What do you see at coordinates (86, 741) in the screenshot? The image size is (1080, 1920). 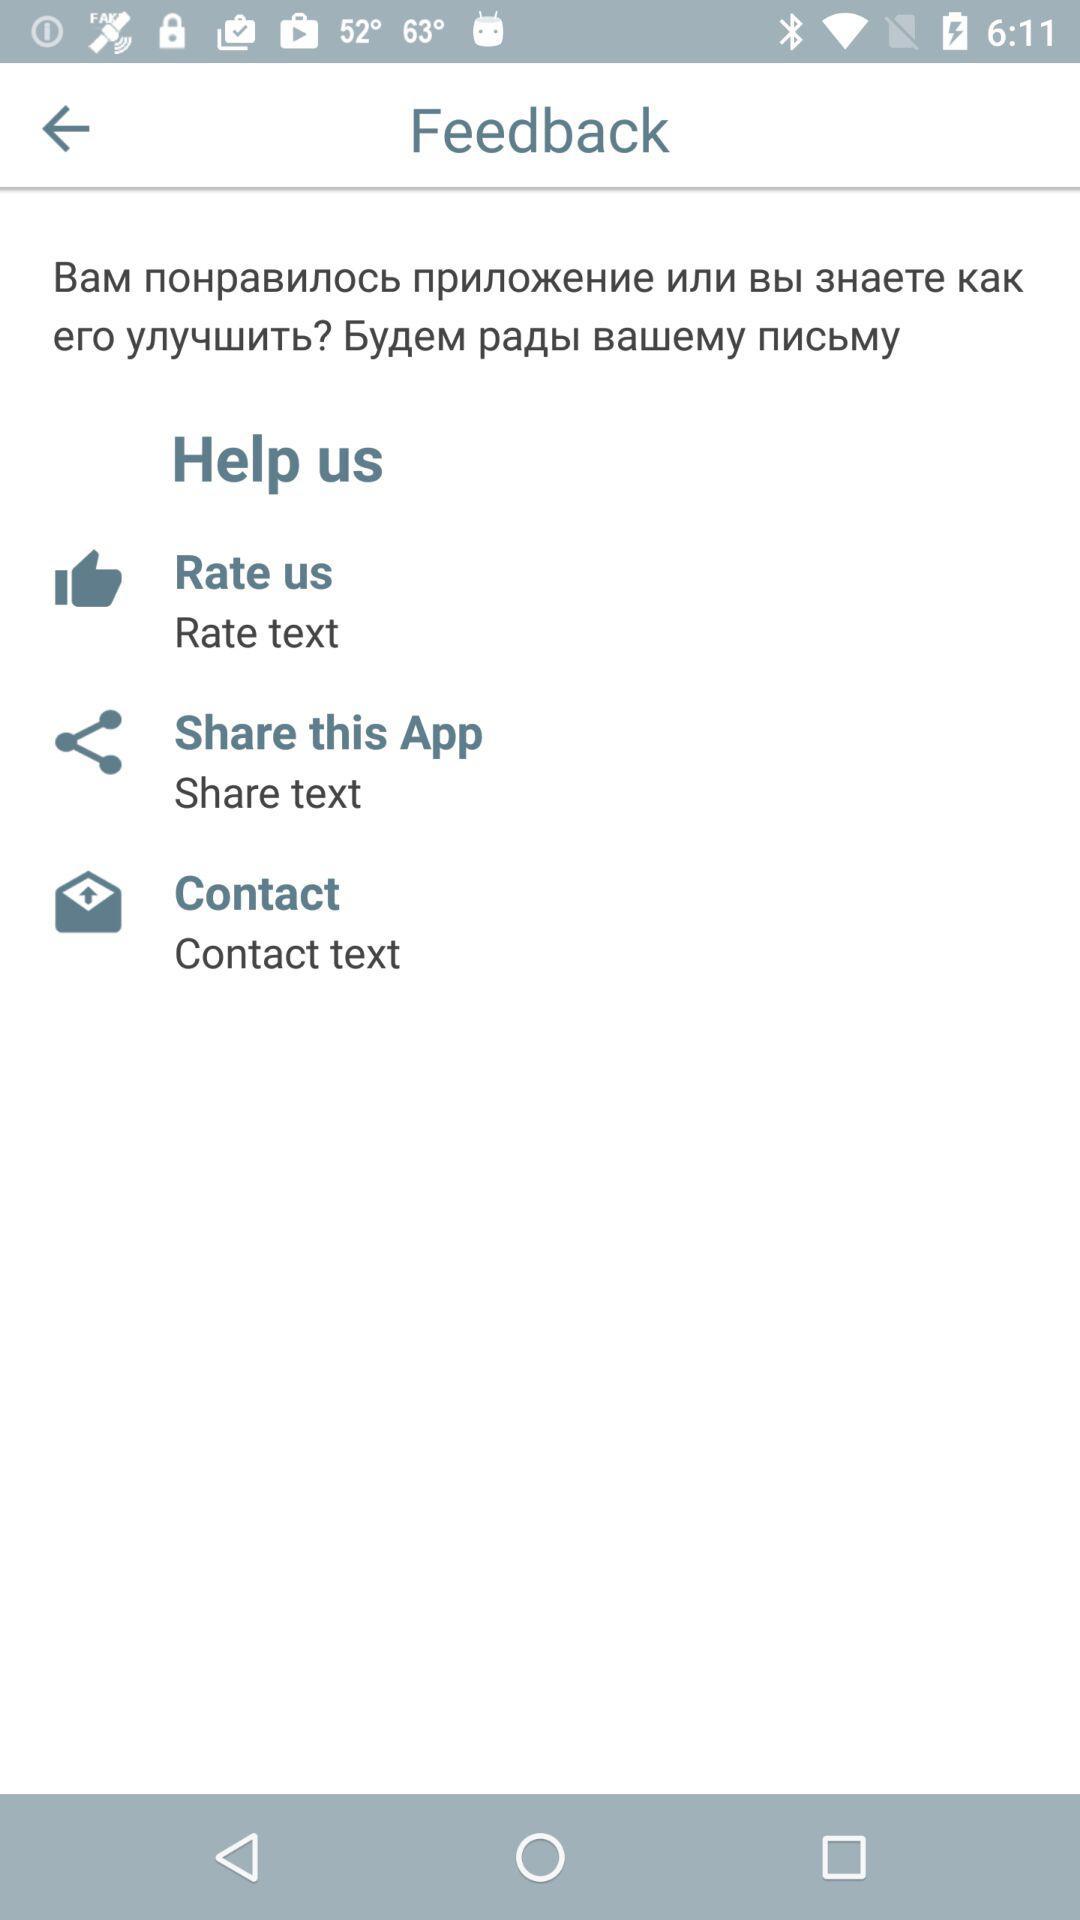 I see `the share icon` at bounding box center [86, 741].